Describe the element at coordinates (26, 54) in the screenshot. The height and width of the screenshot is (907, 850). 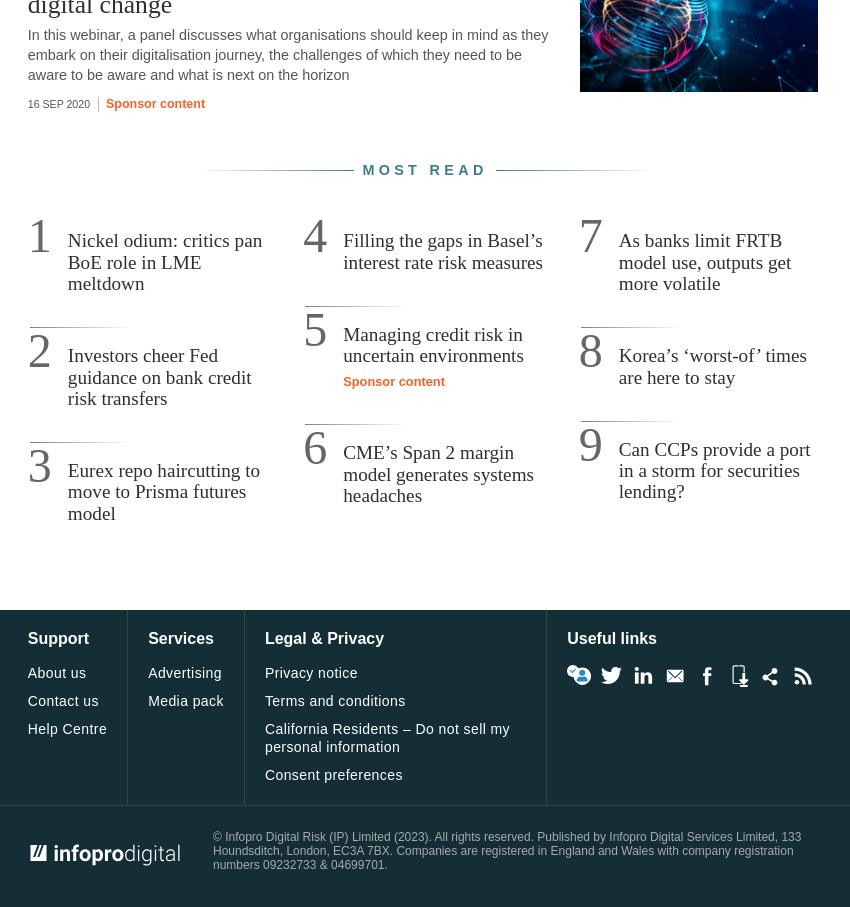
I see `'In this webinar, a panel discusses what organisations should keep in mind as they embark on their digitalisation journey, the challenges of which they need to be aware to be aware and what is next on the horizon'` at that location.